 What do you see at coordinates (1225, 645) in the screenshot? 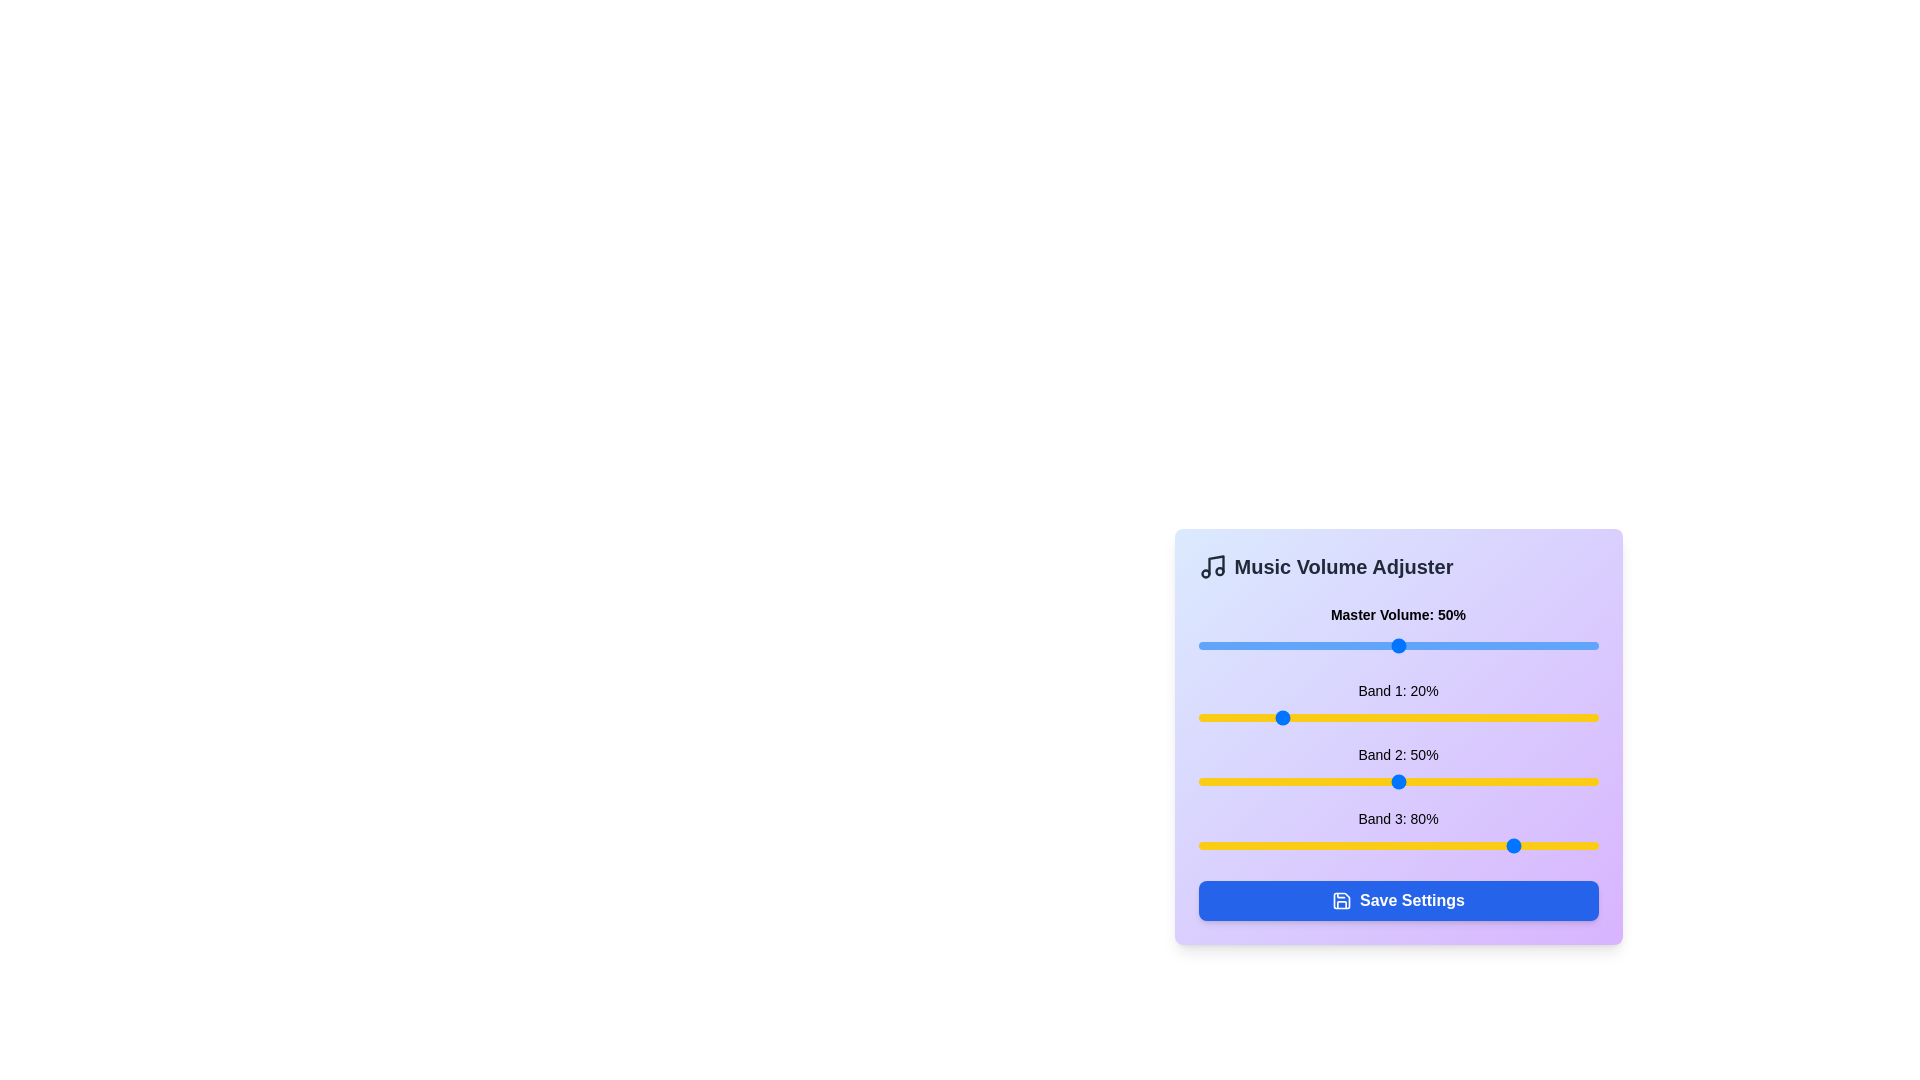
I see `the master volume` at bounding box center [1225, 645].